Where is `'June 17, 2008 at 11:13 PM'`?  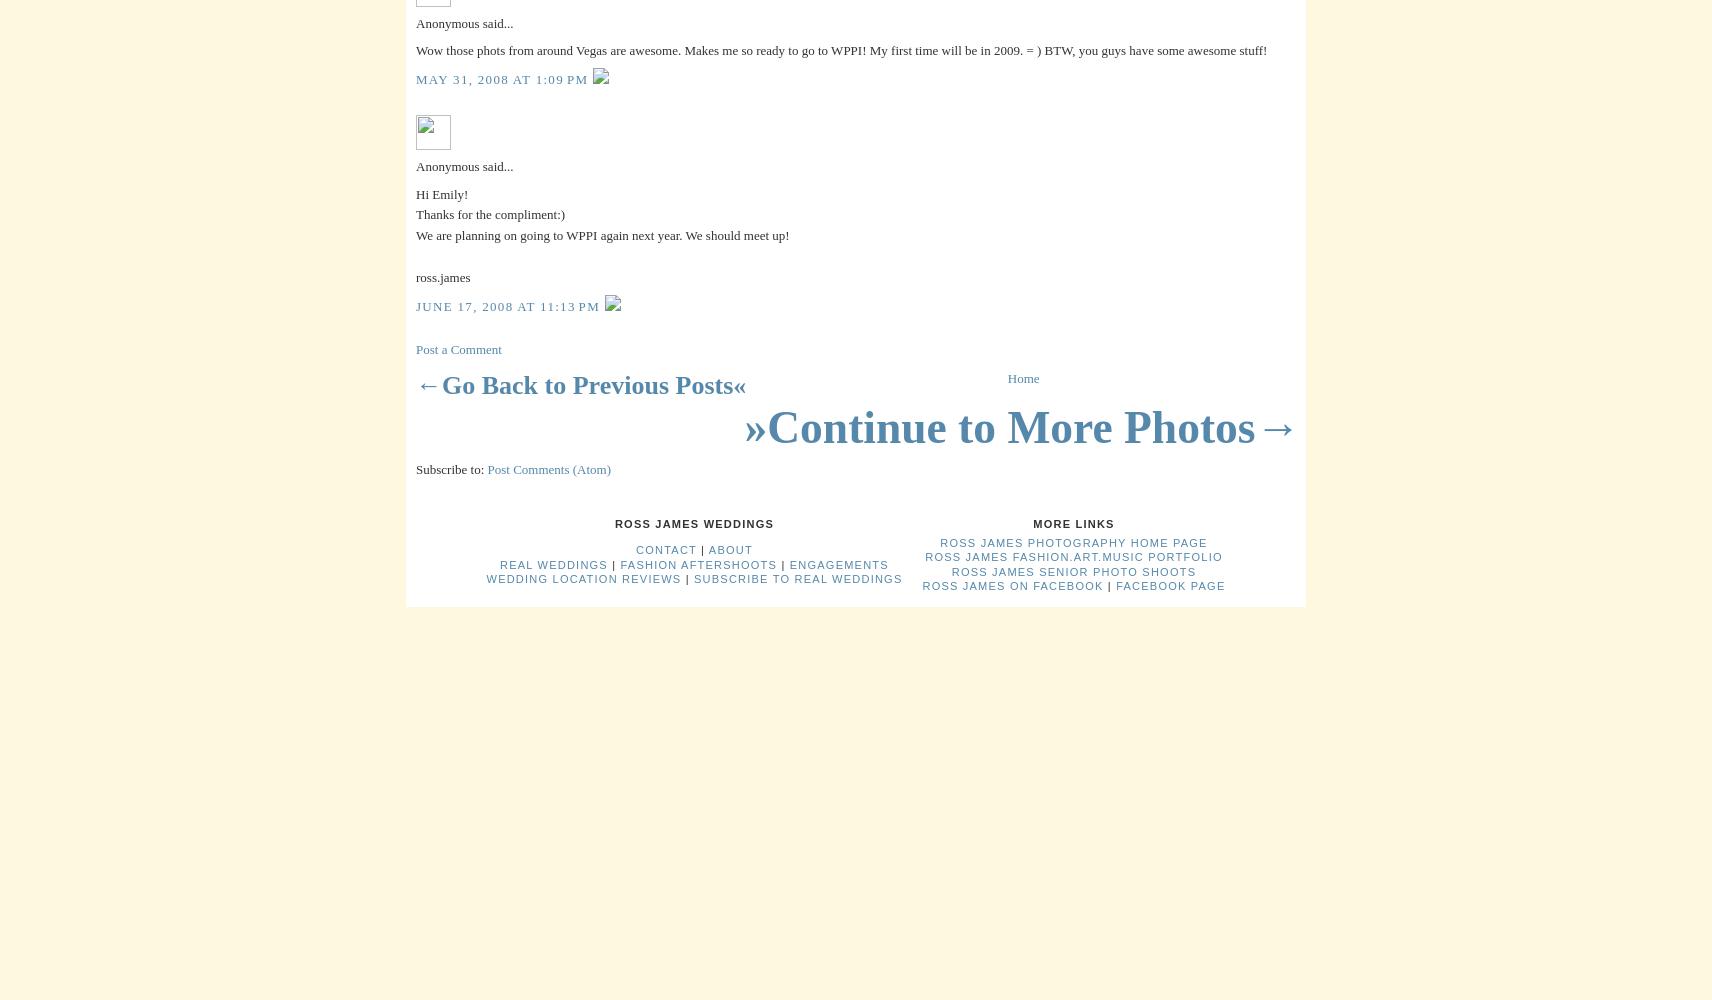 'June 17, 2008 at 11:13 PM' is located at coordinates (509, 306).